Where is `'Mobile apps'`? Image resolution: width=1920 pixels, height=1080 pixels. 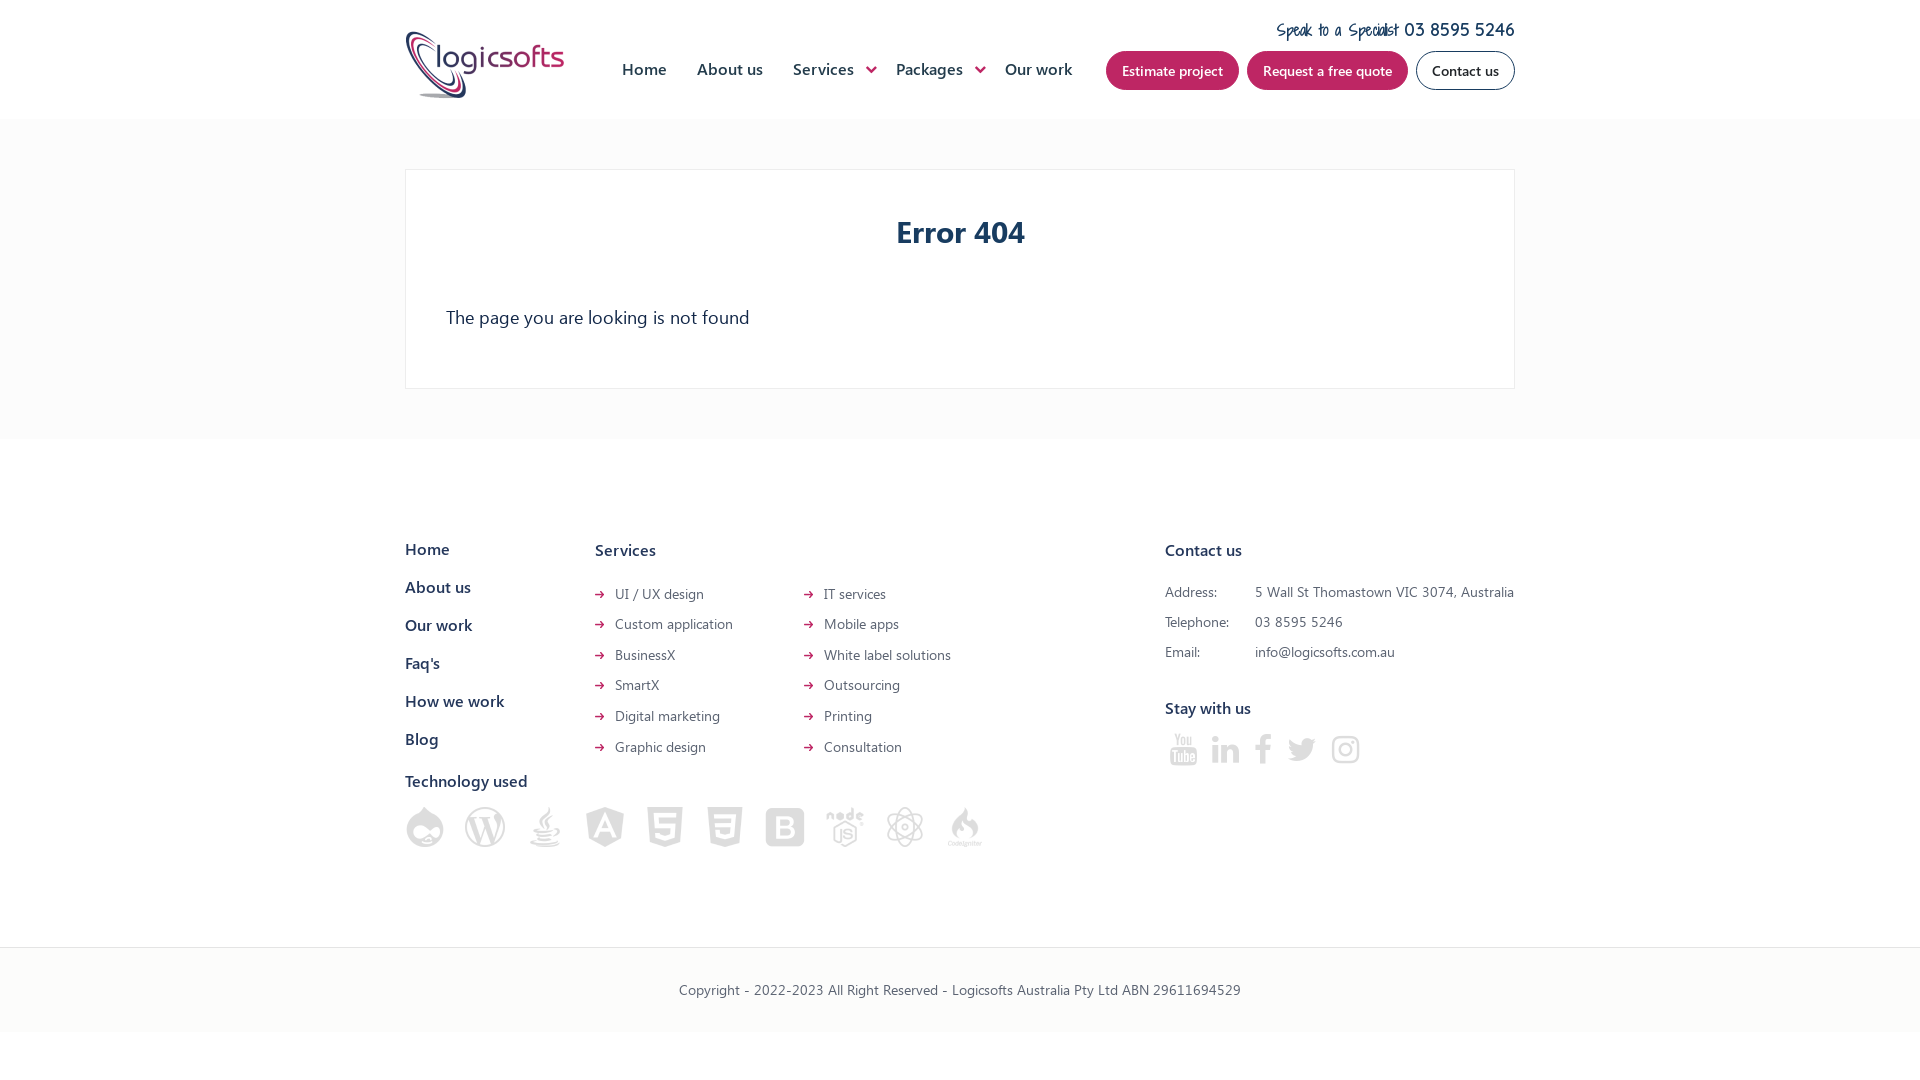 'Mobile apps' is located at coordinates (824, 622).